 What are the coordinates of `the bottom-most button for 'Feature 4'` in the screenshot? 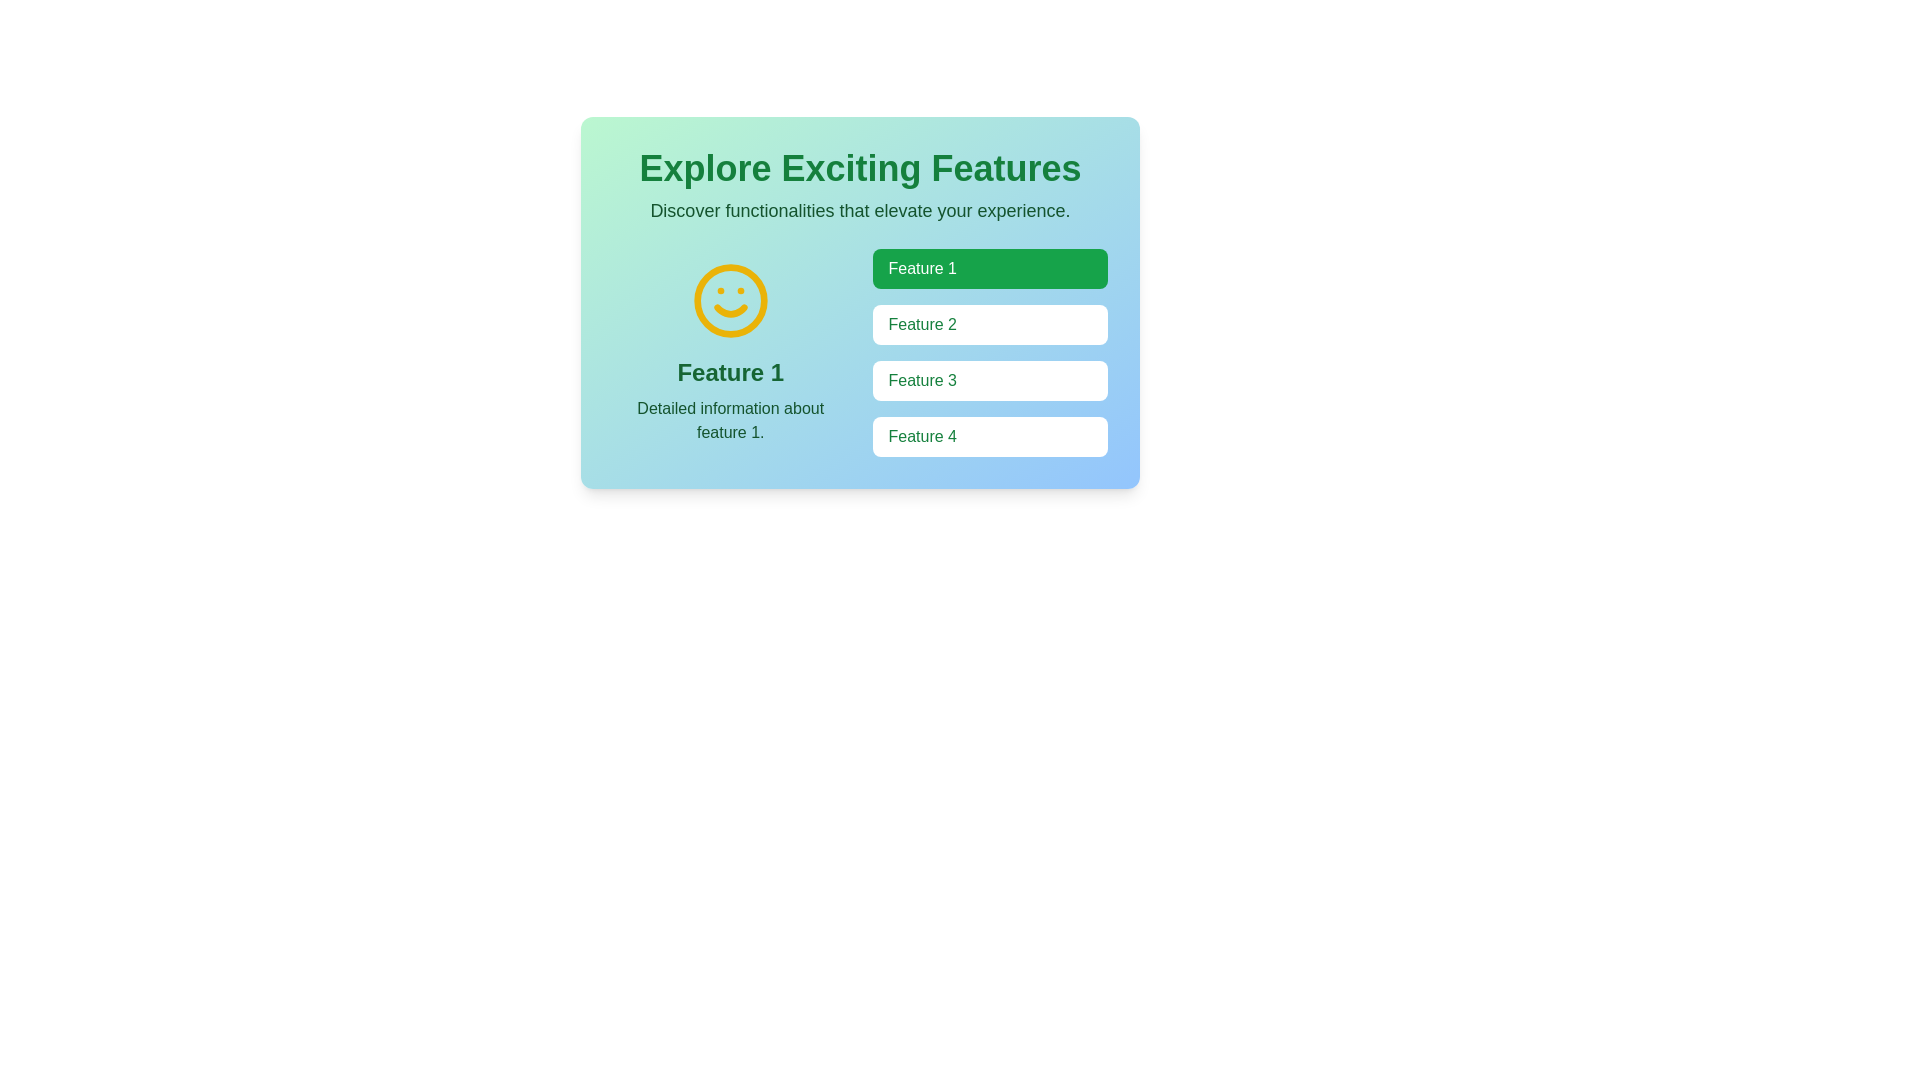 It's located at (990, 435).